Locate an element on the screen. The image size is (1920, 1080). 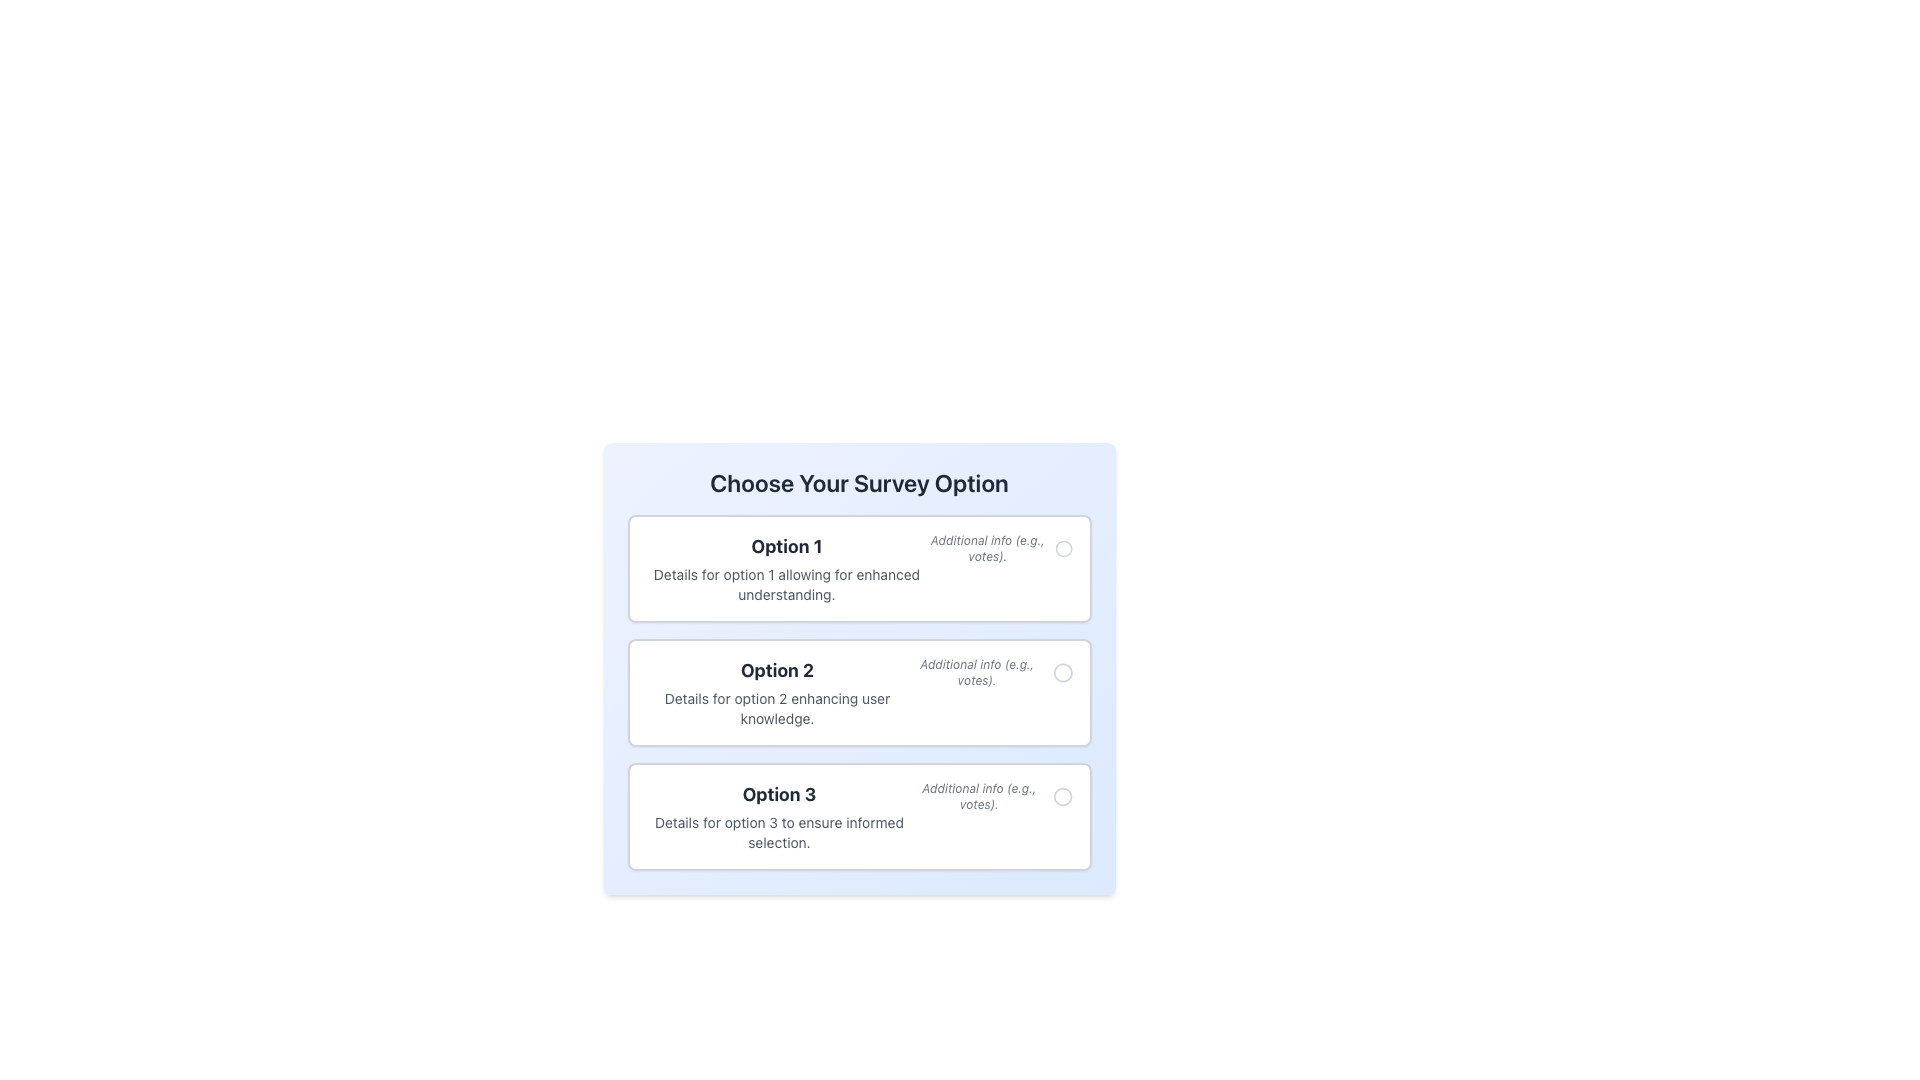
the first selectable option in the survey description grouping located below the heading 'Choose Your Survey Option' is located at coordinates (786, 569).